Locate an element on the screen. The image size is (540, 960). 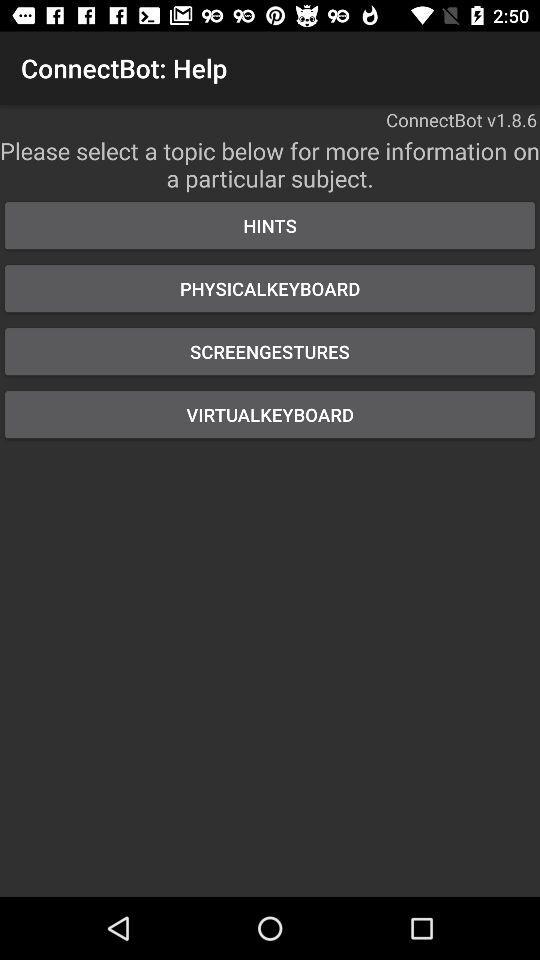
icon below the please select a app is located at coordinates (270, 225).